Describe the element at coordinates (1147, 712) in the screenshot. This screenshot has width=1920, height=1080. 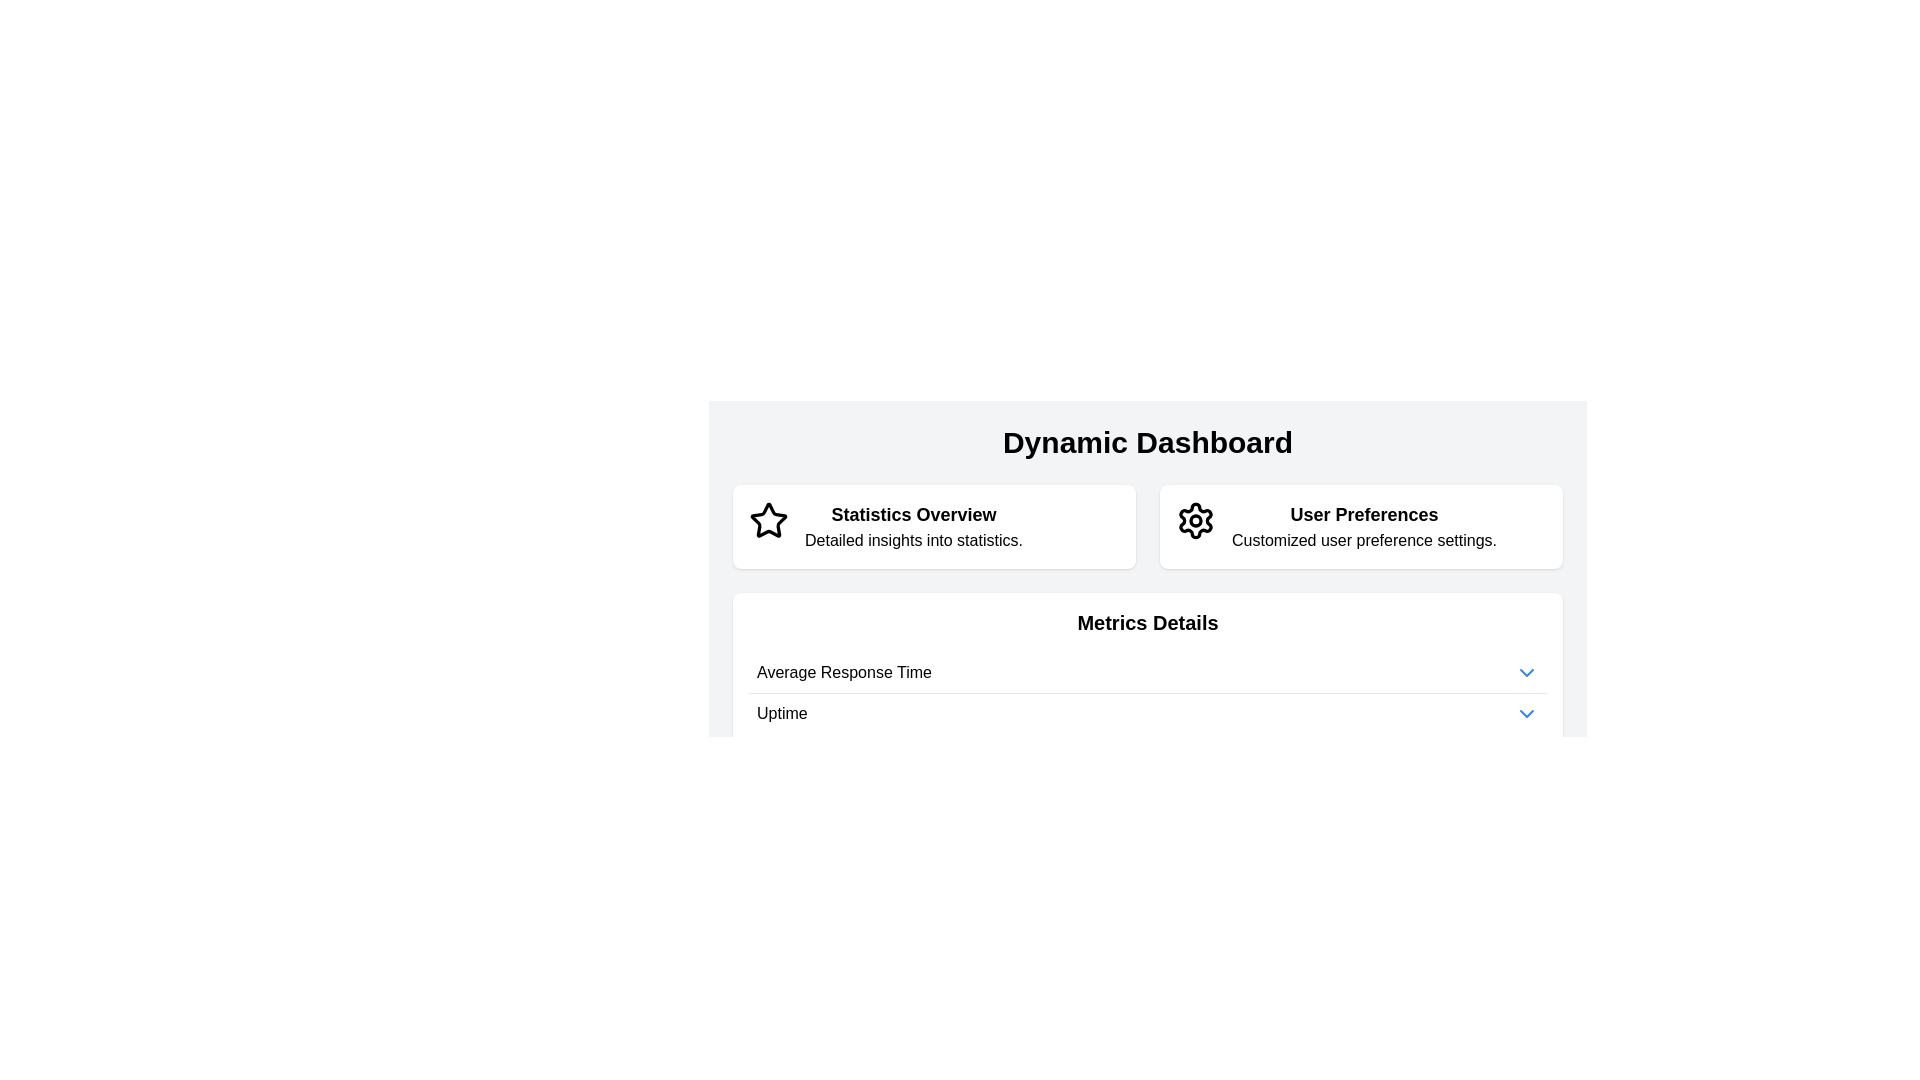
I see `the 'Uptime' dropdown row located in the 'Metrics Details' section` at that location.